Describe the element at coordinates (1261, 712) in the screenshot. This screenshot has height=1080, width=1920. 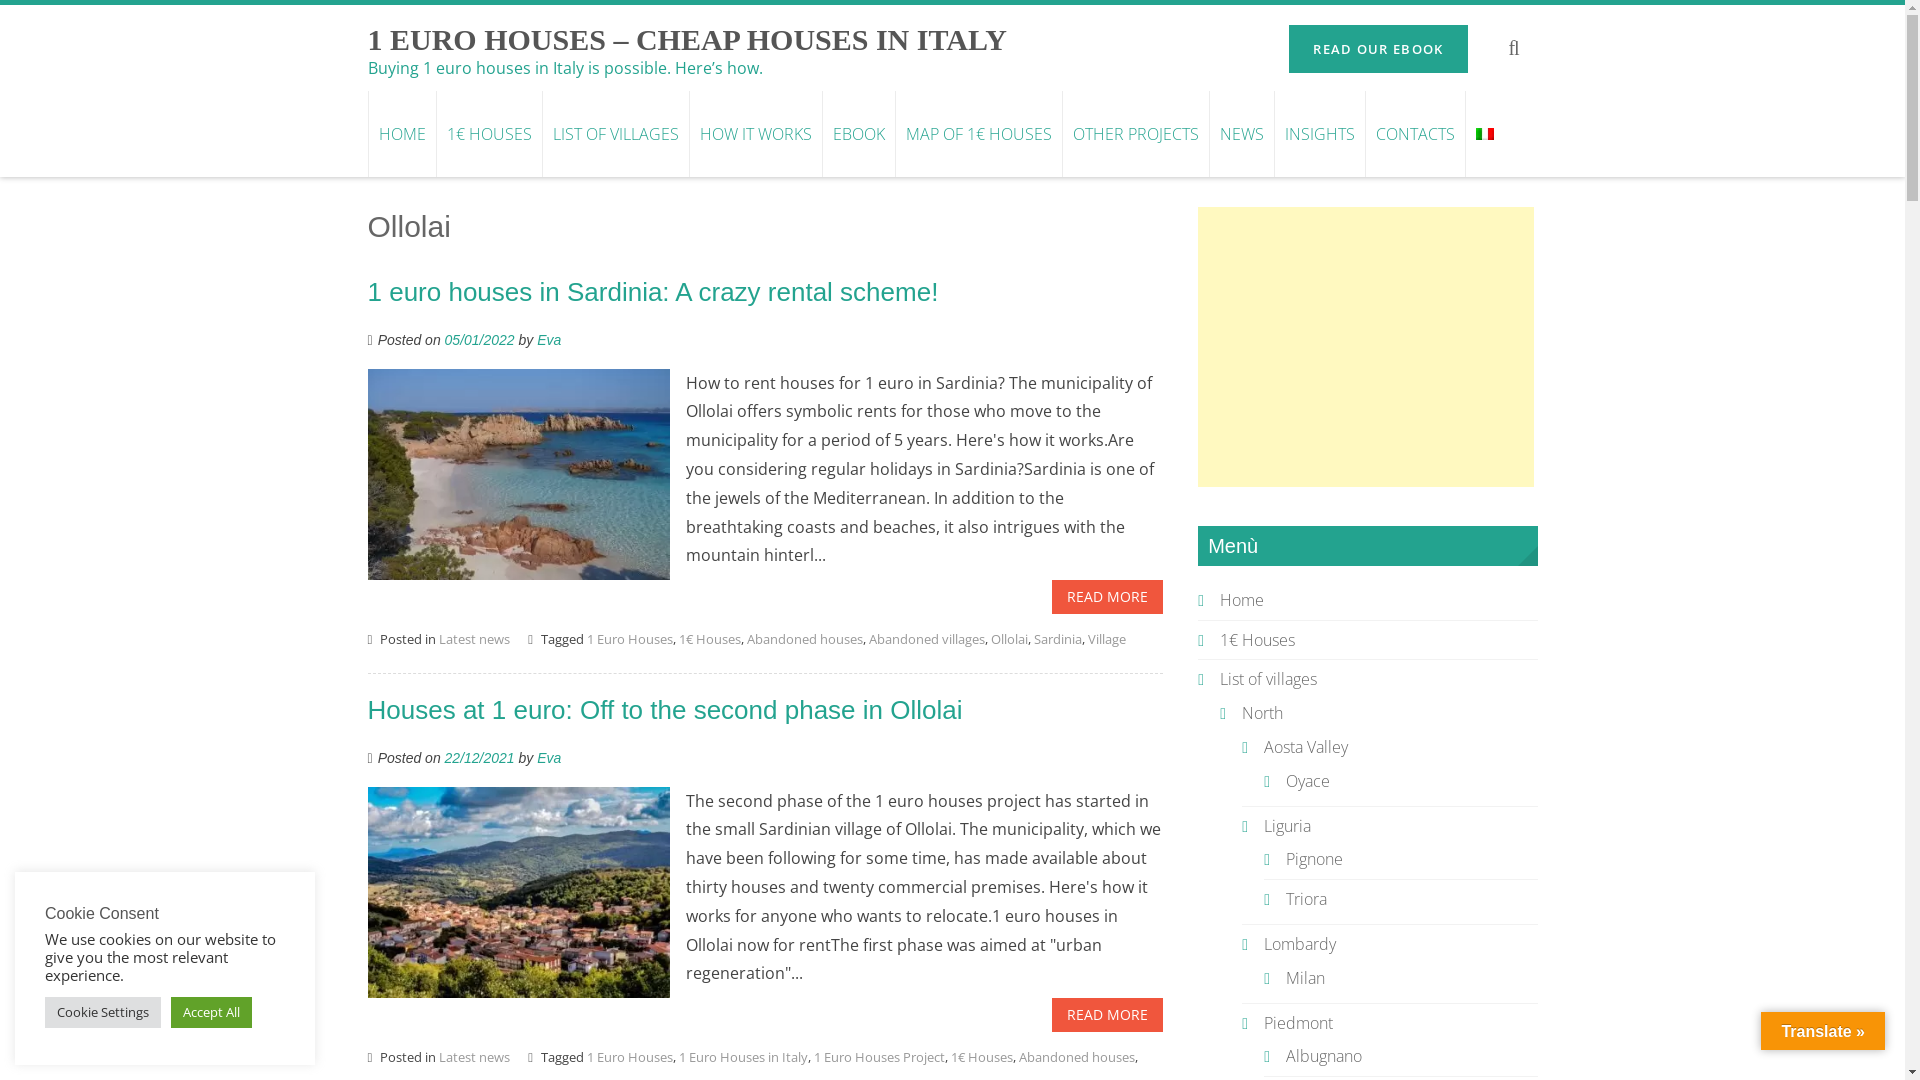
I see `'North'` at that location.